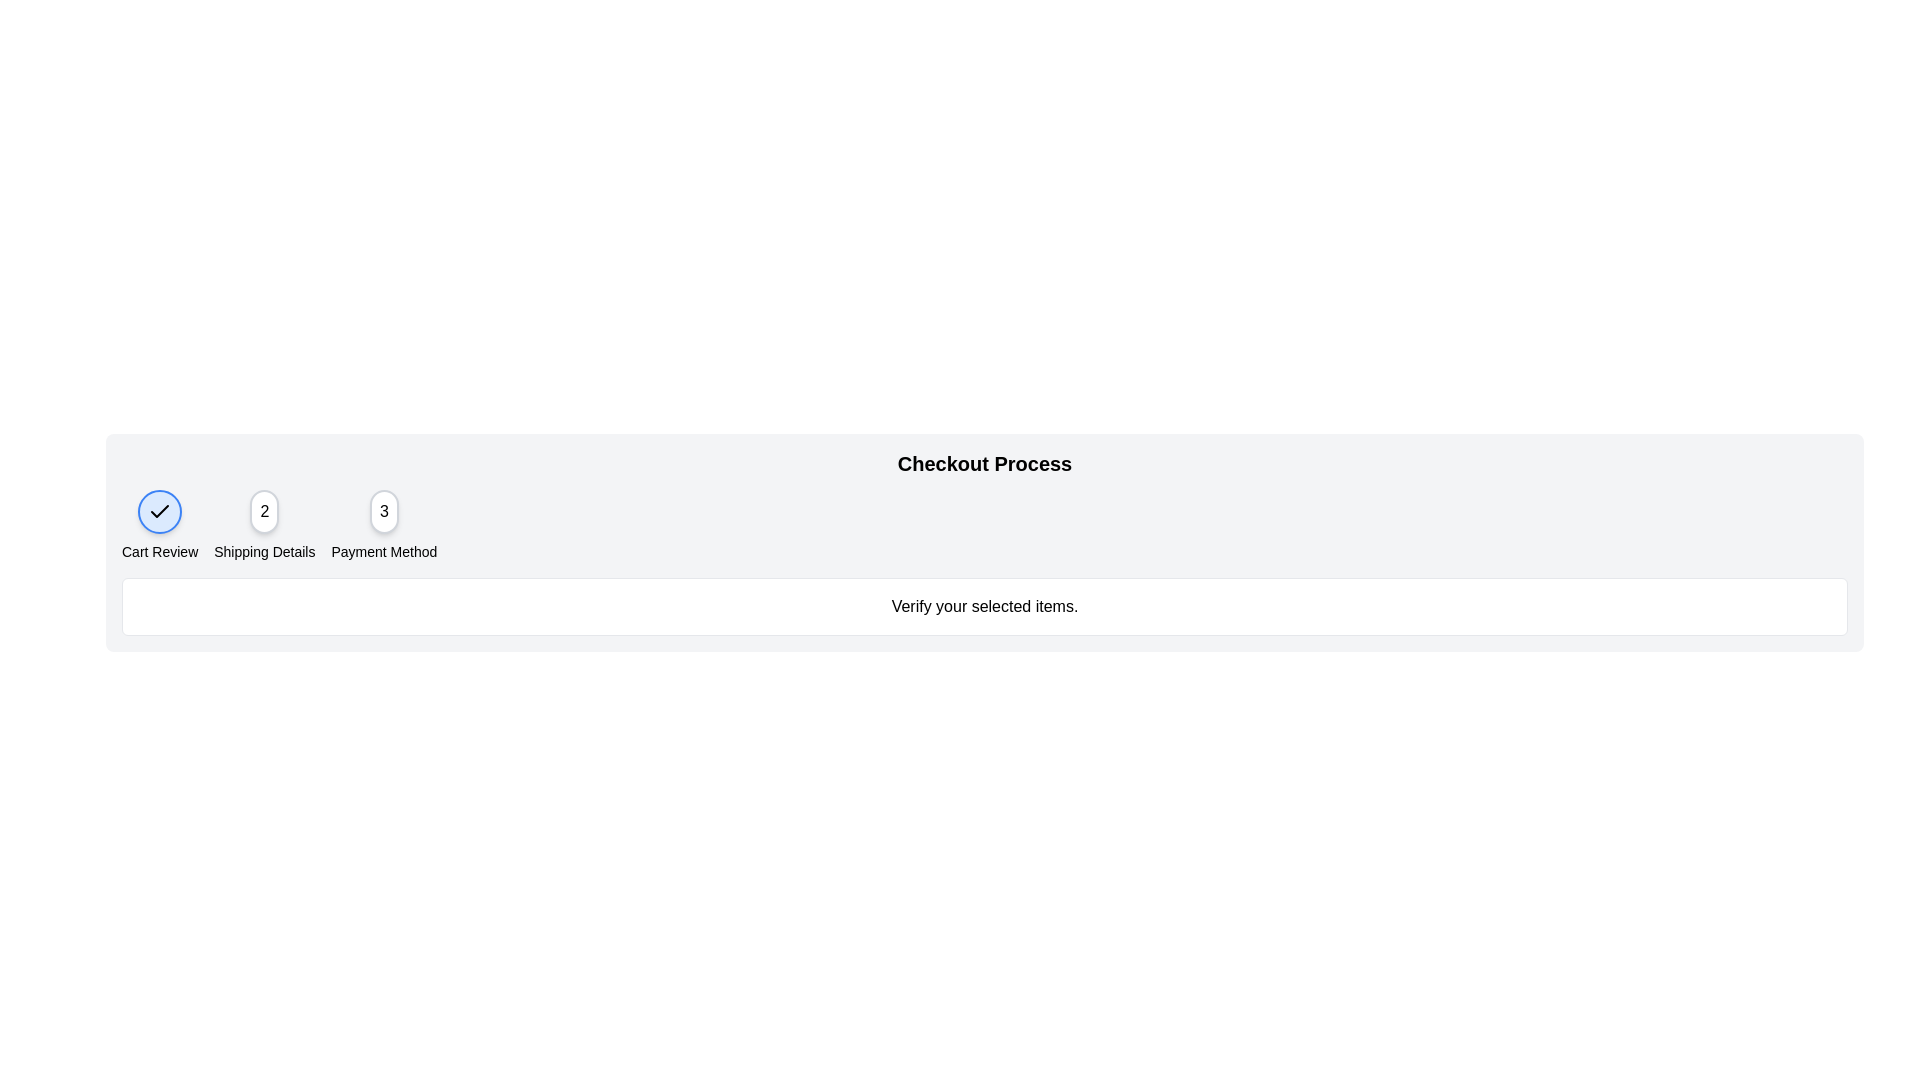  Describe the element at coordinates (263, 524) in the screenshot. I see `the 'Shipping Details' step in the navigation step indicator` at that location.